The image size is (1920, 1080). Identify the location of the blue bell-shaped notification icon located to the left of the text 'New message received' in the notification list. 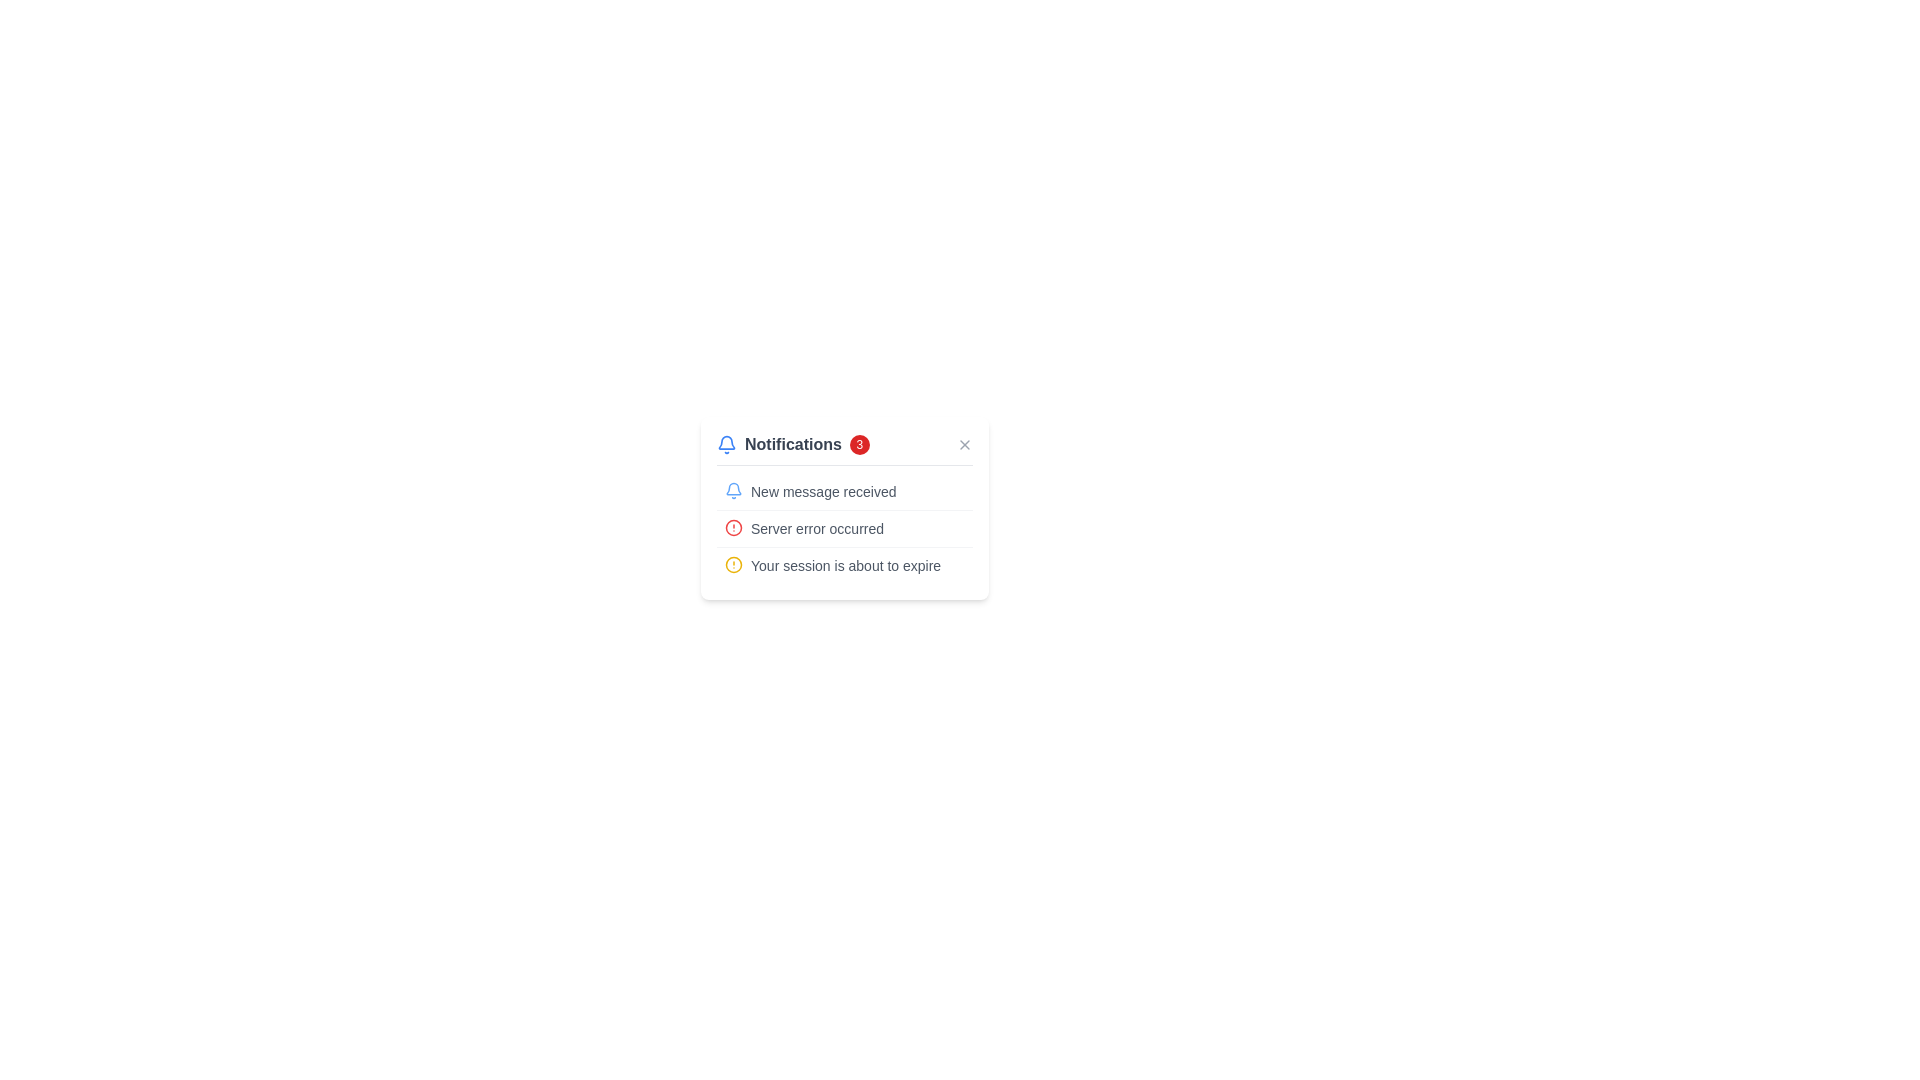
(733, 490).